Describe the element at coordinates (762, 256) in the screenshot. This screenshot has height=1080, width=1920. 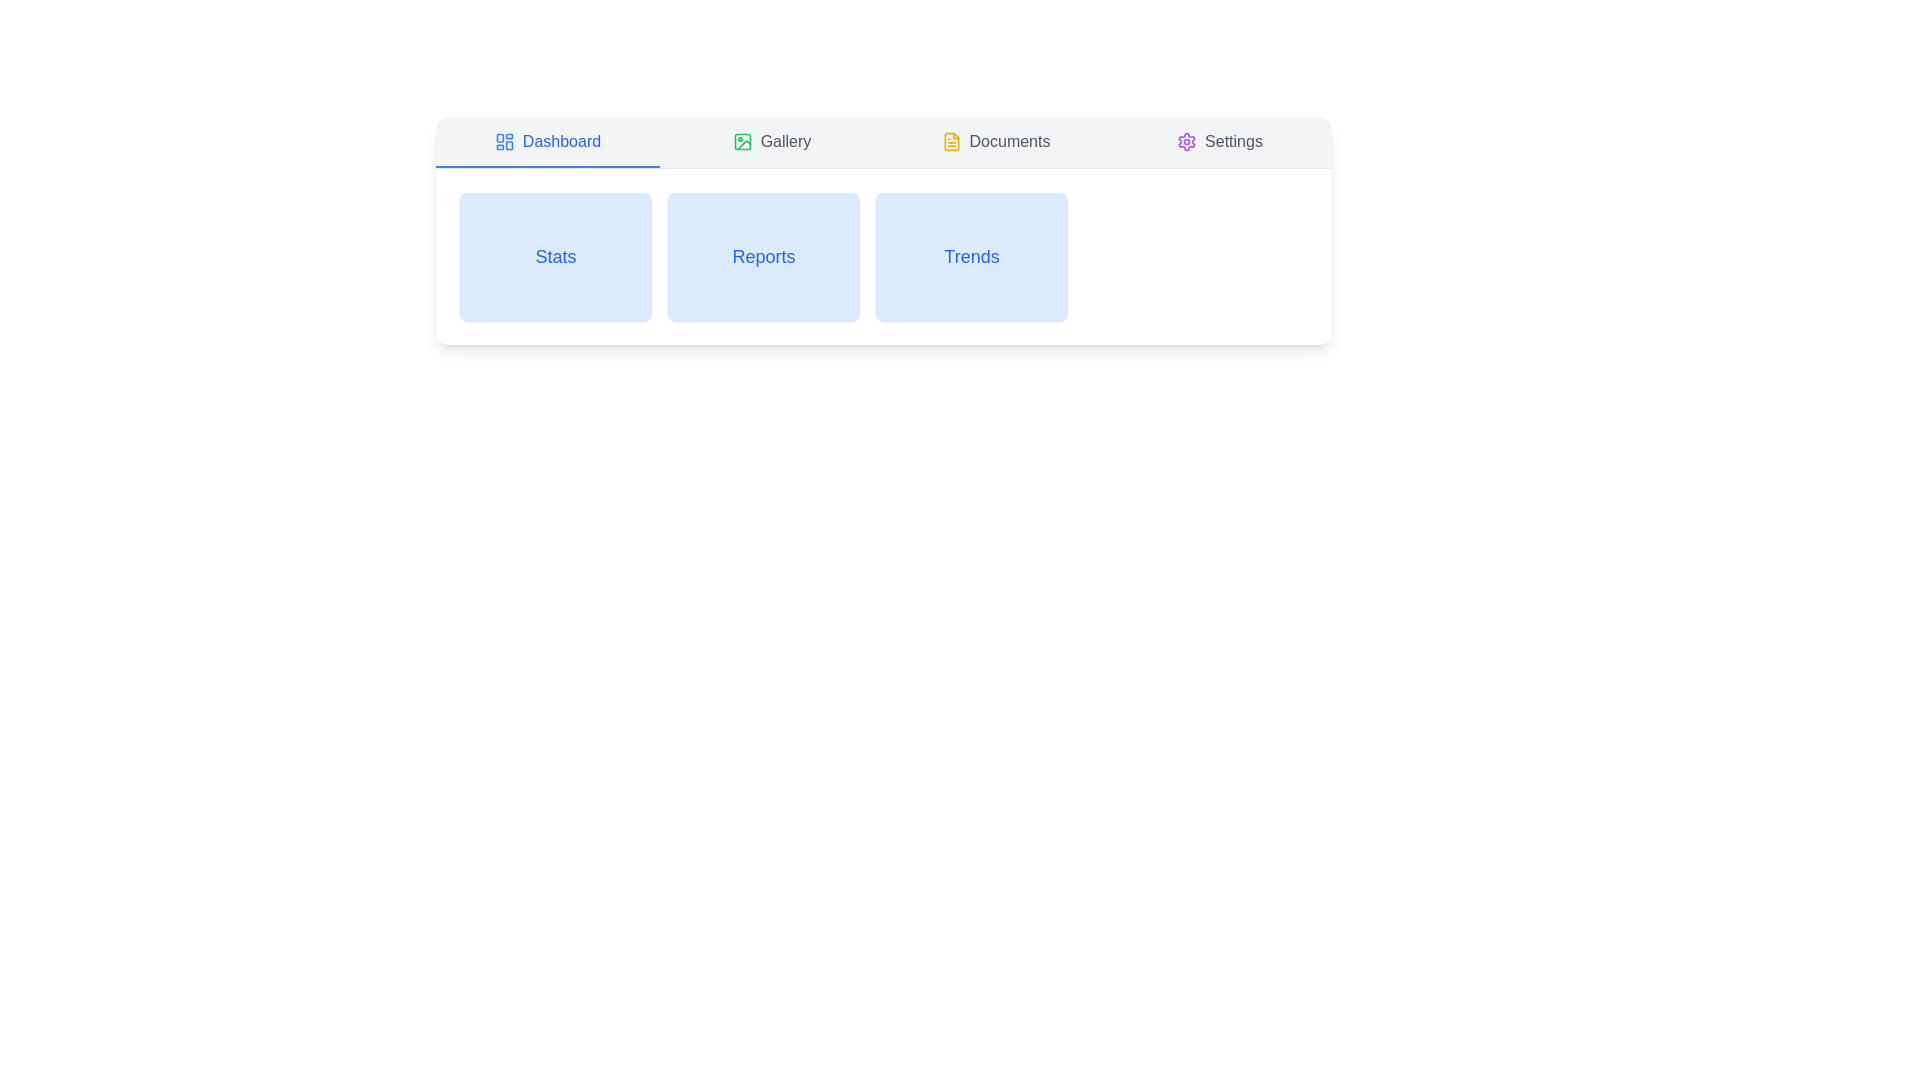
I see `the light blue tile labeled 'Reports'` at that location.